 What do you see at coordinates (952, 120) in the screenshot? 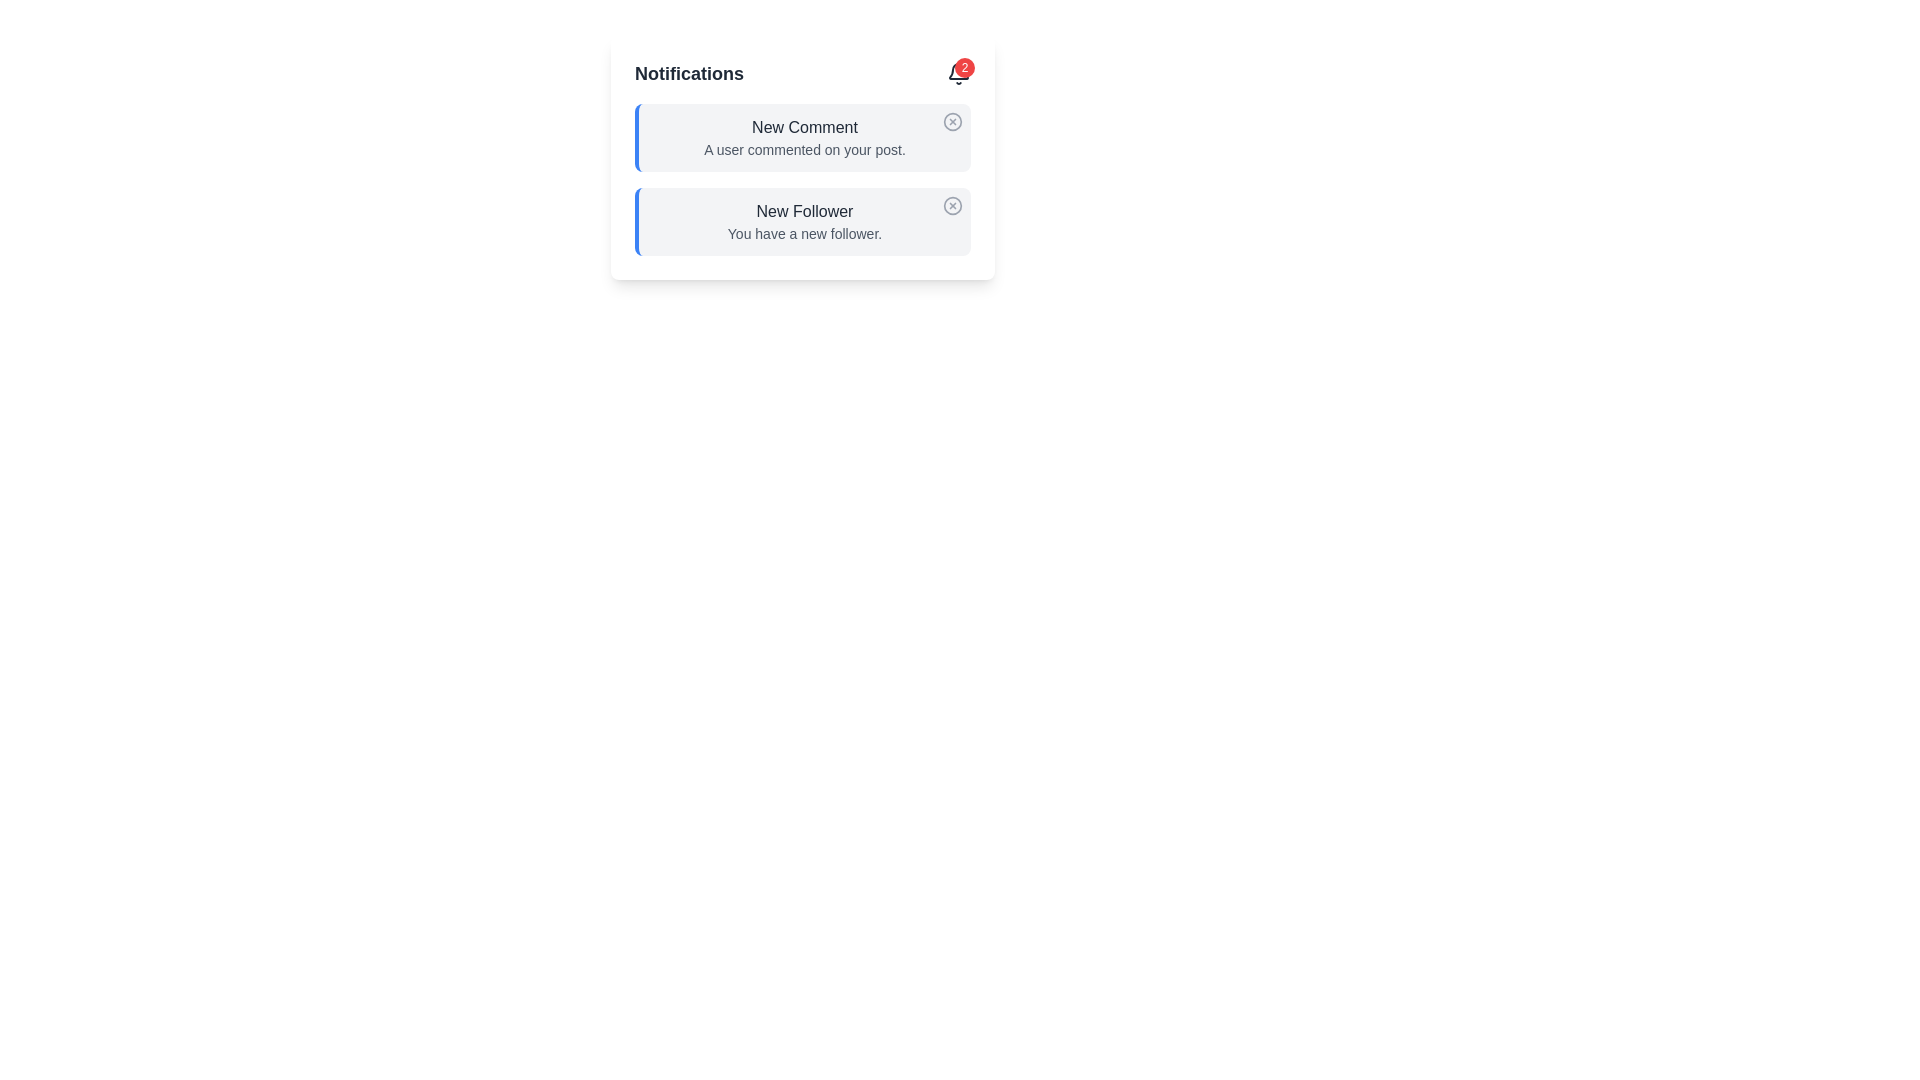
I see `the circular part of the 'close' icon located` at bounding box center [952, 120].